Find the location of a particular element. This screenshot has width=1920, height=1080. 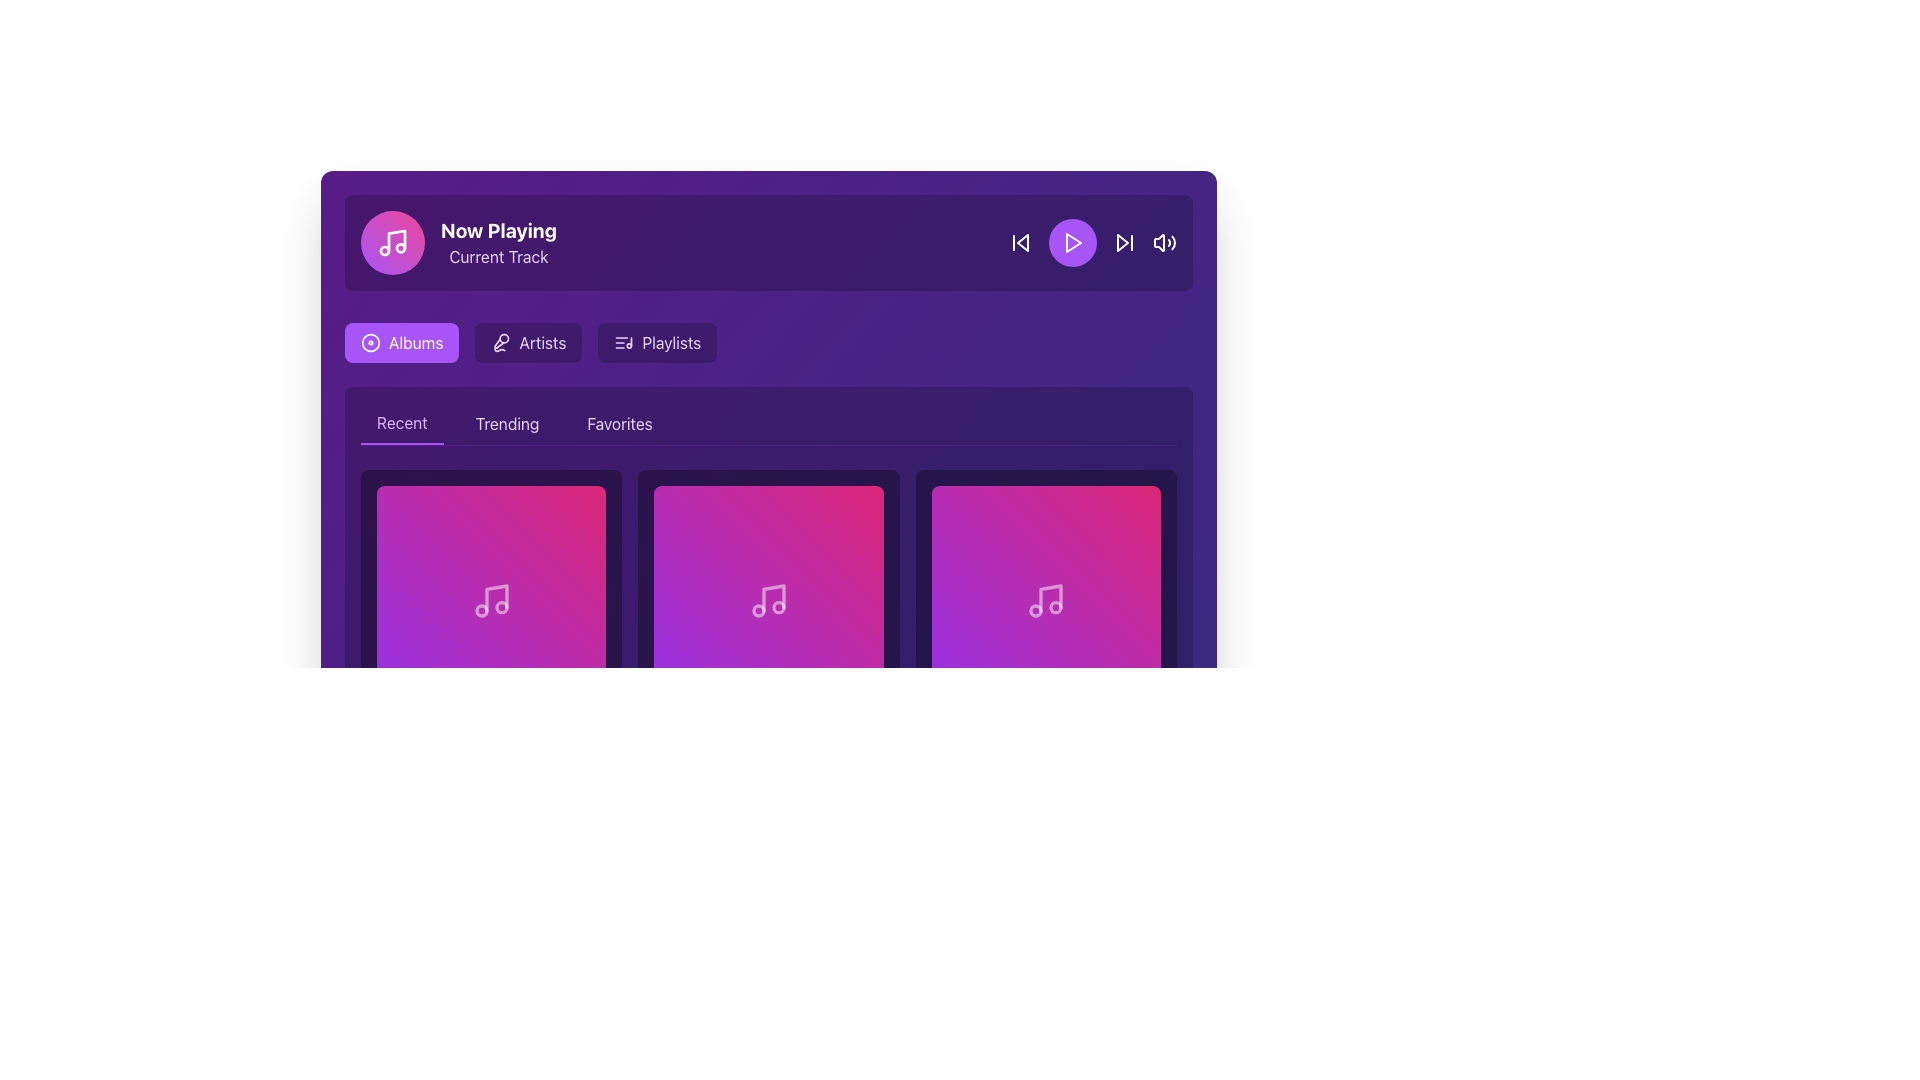

the music-related icon located at the center of a square card-shaped component in the main content area of the music application is located at coordinates (767, 599).